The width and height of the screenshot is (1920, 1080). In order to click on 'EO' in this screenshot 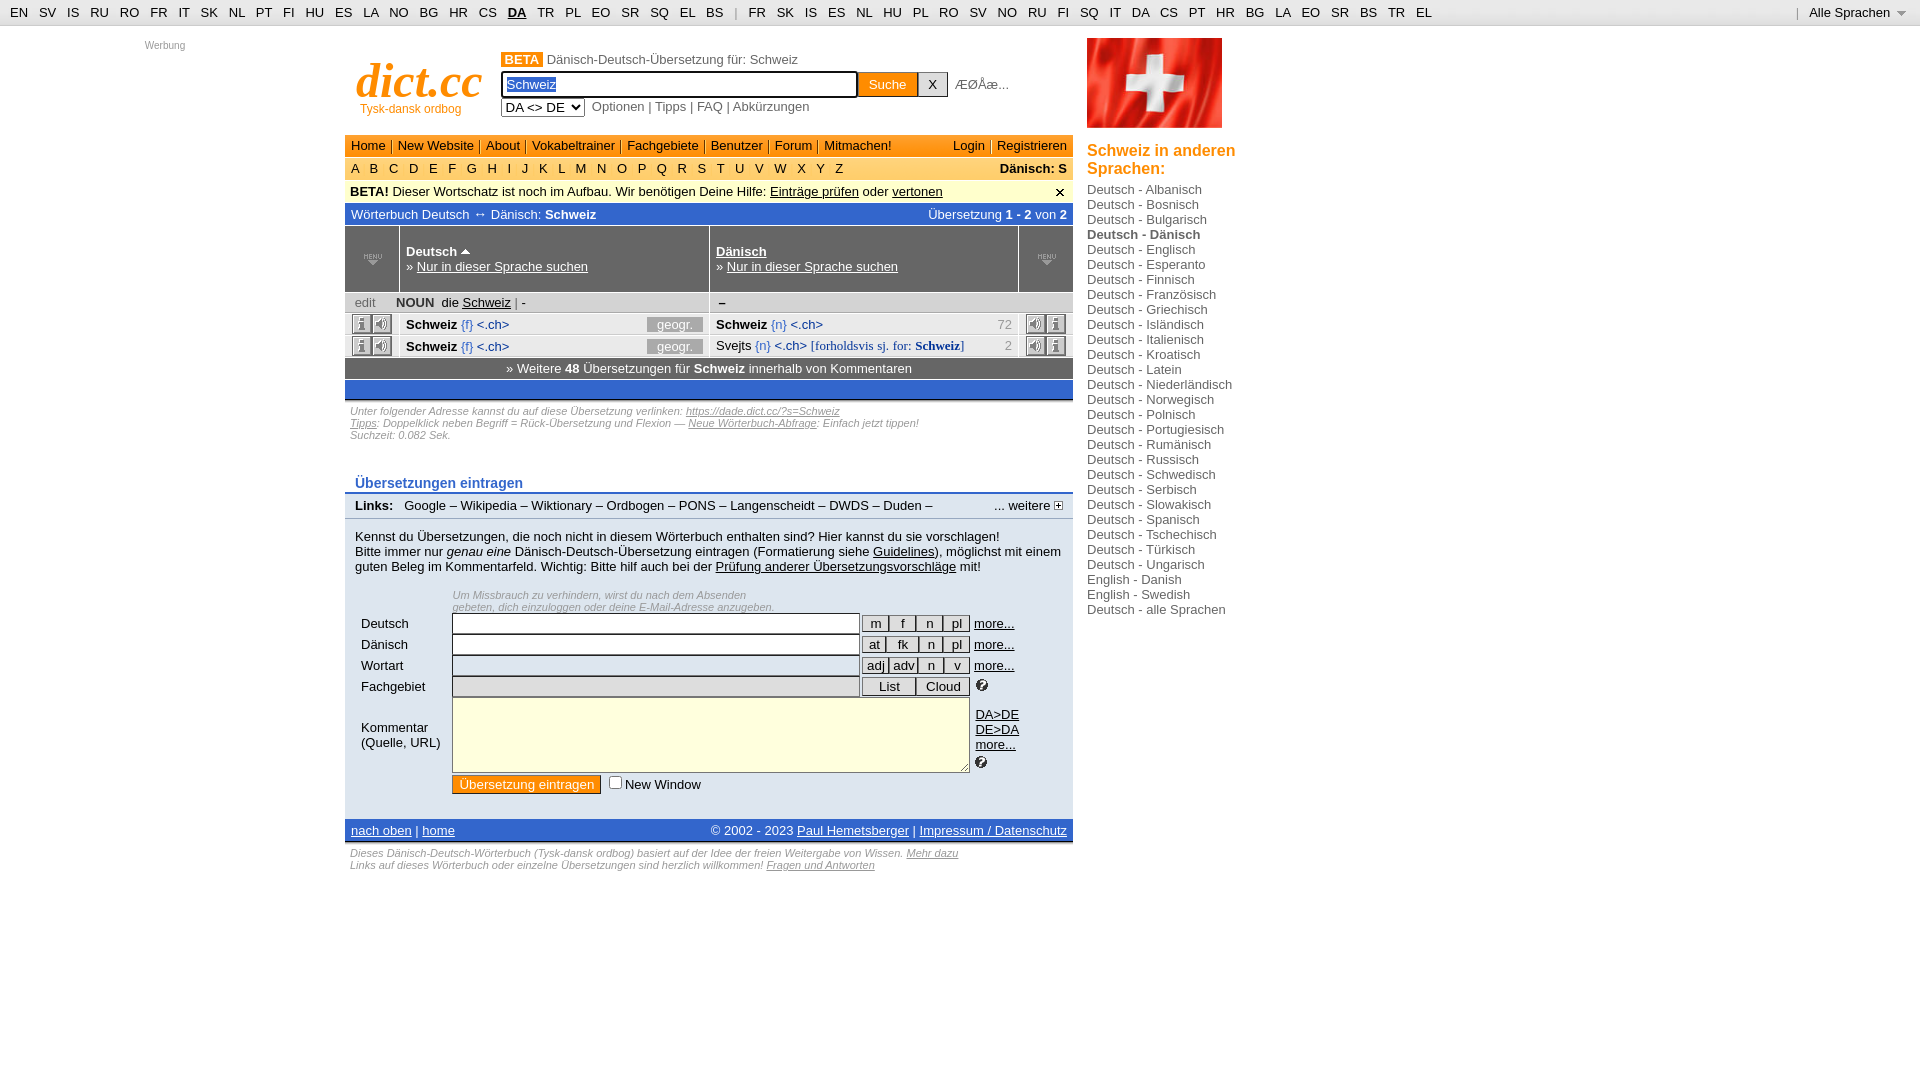, I will do `click(600, 12)`.